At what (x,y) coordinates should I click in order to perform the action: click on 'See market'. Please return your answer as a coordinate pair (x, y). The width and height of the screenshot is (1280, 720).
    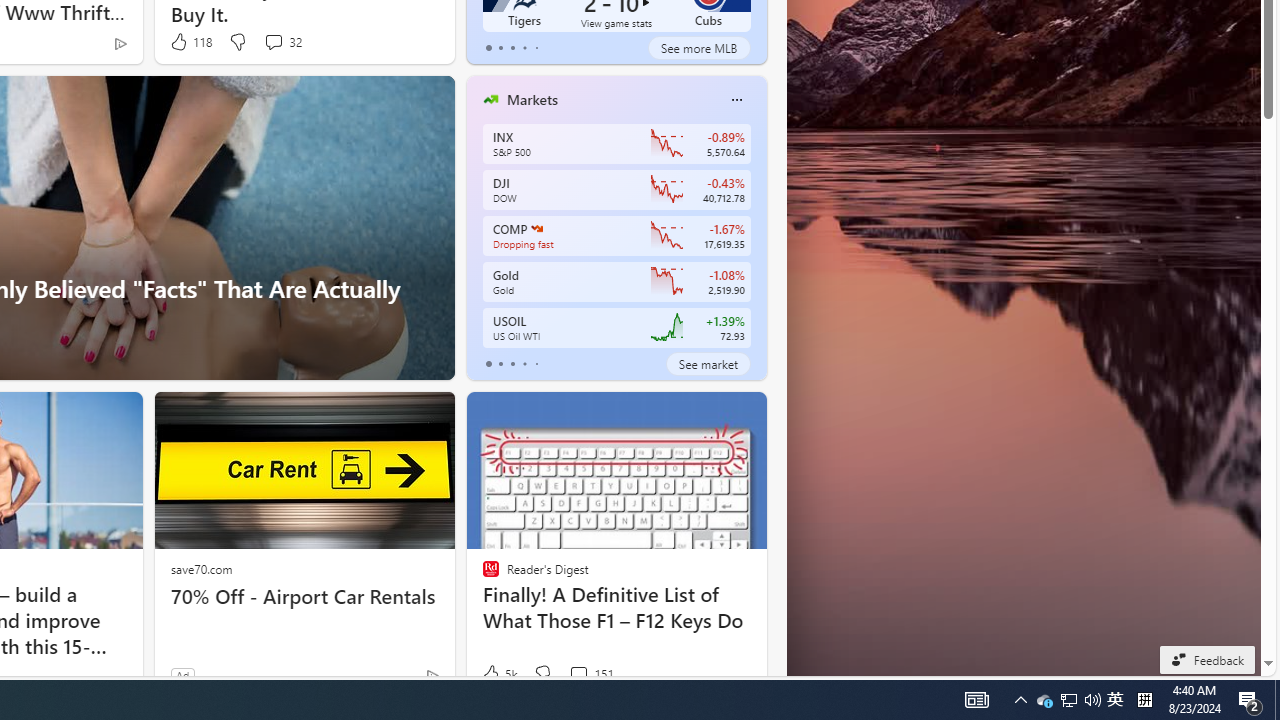
    Looking at the image, I should click on (708, 363).